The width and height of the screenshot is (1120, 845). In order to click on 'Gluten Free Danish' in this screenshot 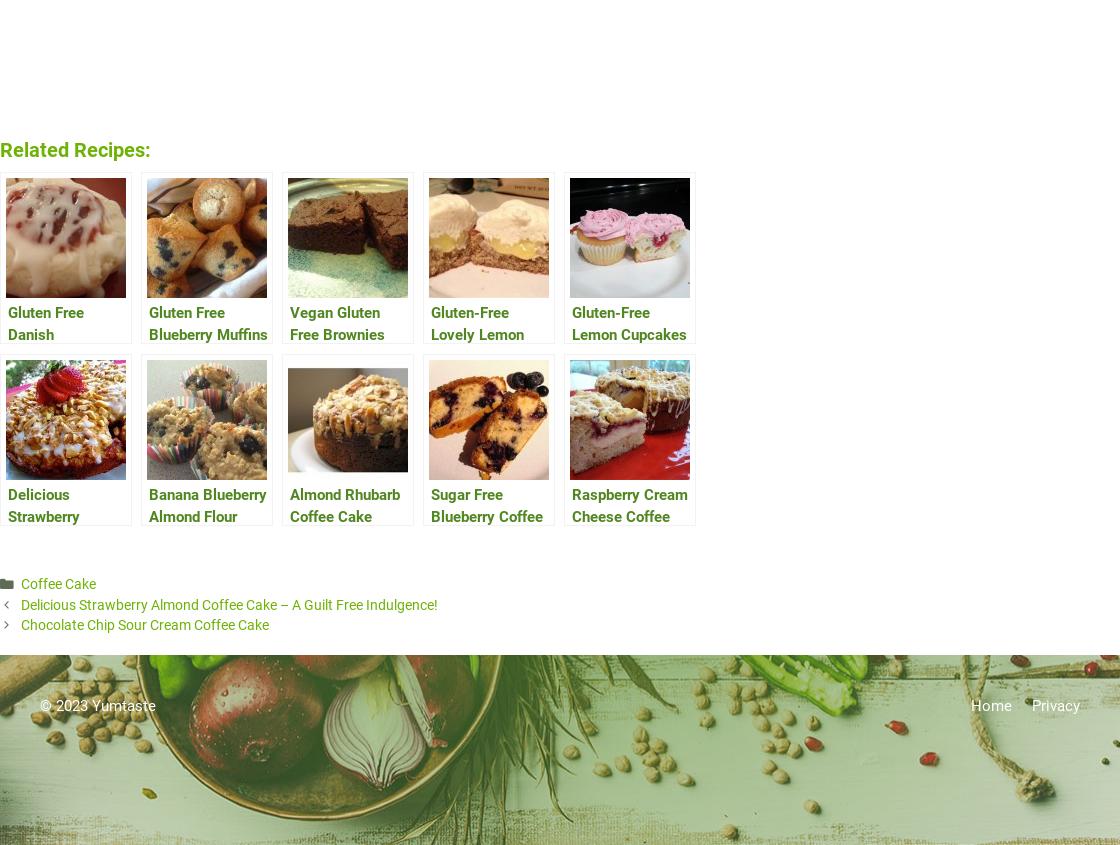, I will do `click(46, 323)`.